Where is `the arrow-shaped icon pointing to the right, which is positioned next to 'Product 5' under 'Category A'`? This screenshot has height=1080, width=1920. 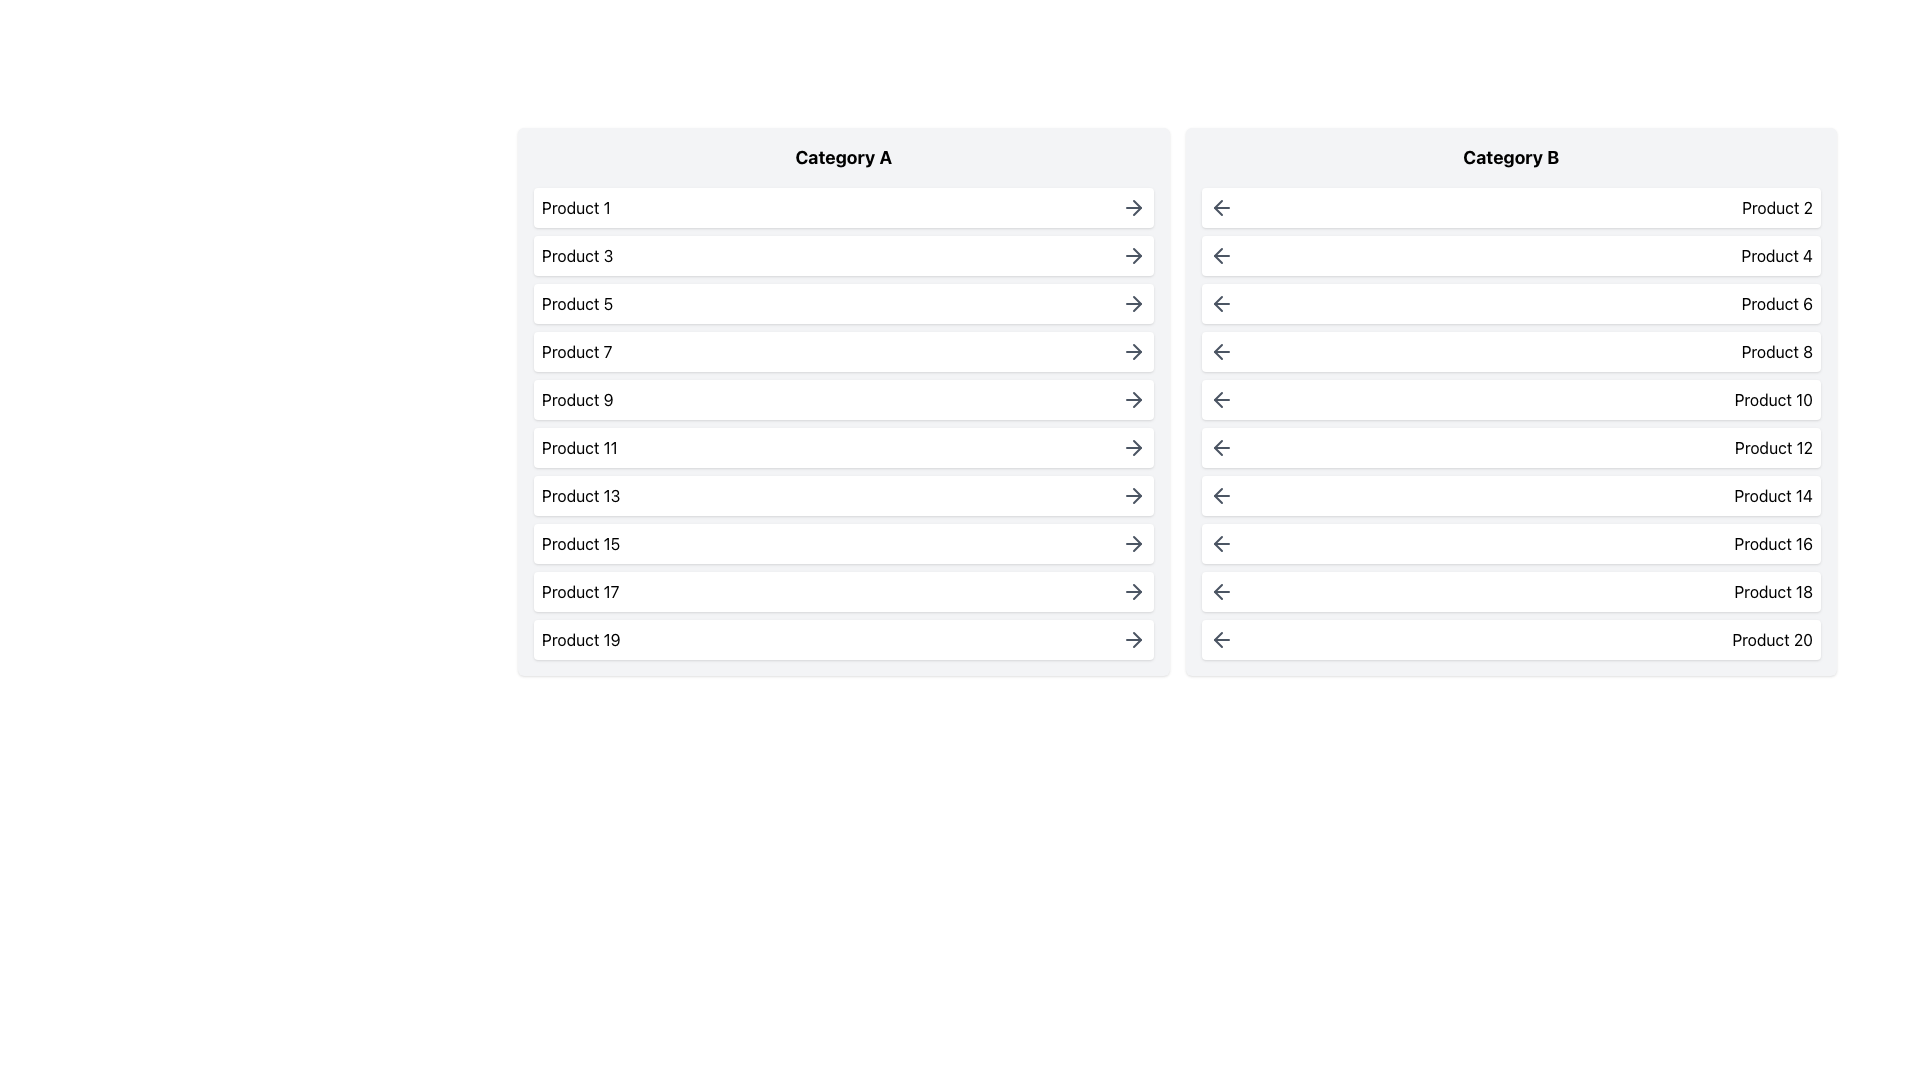 the arrow-shaped icon pointing to the right, which is positioned next to 'Product 5' under 'Category A' is located at coordinates (1137, 304).